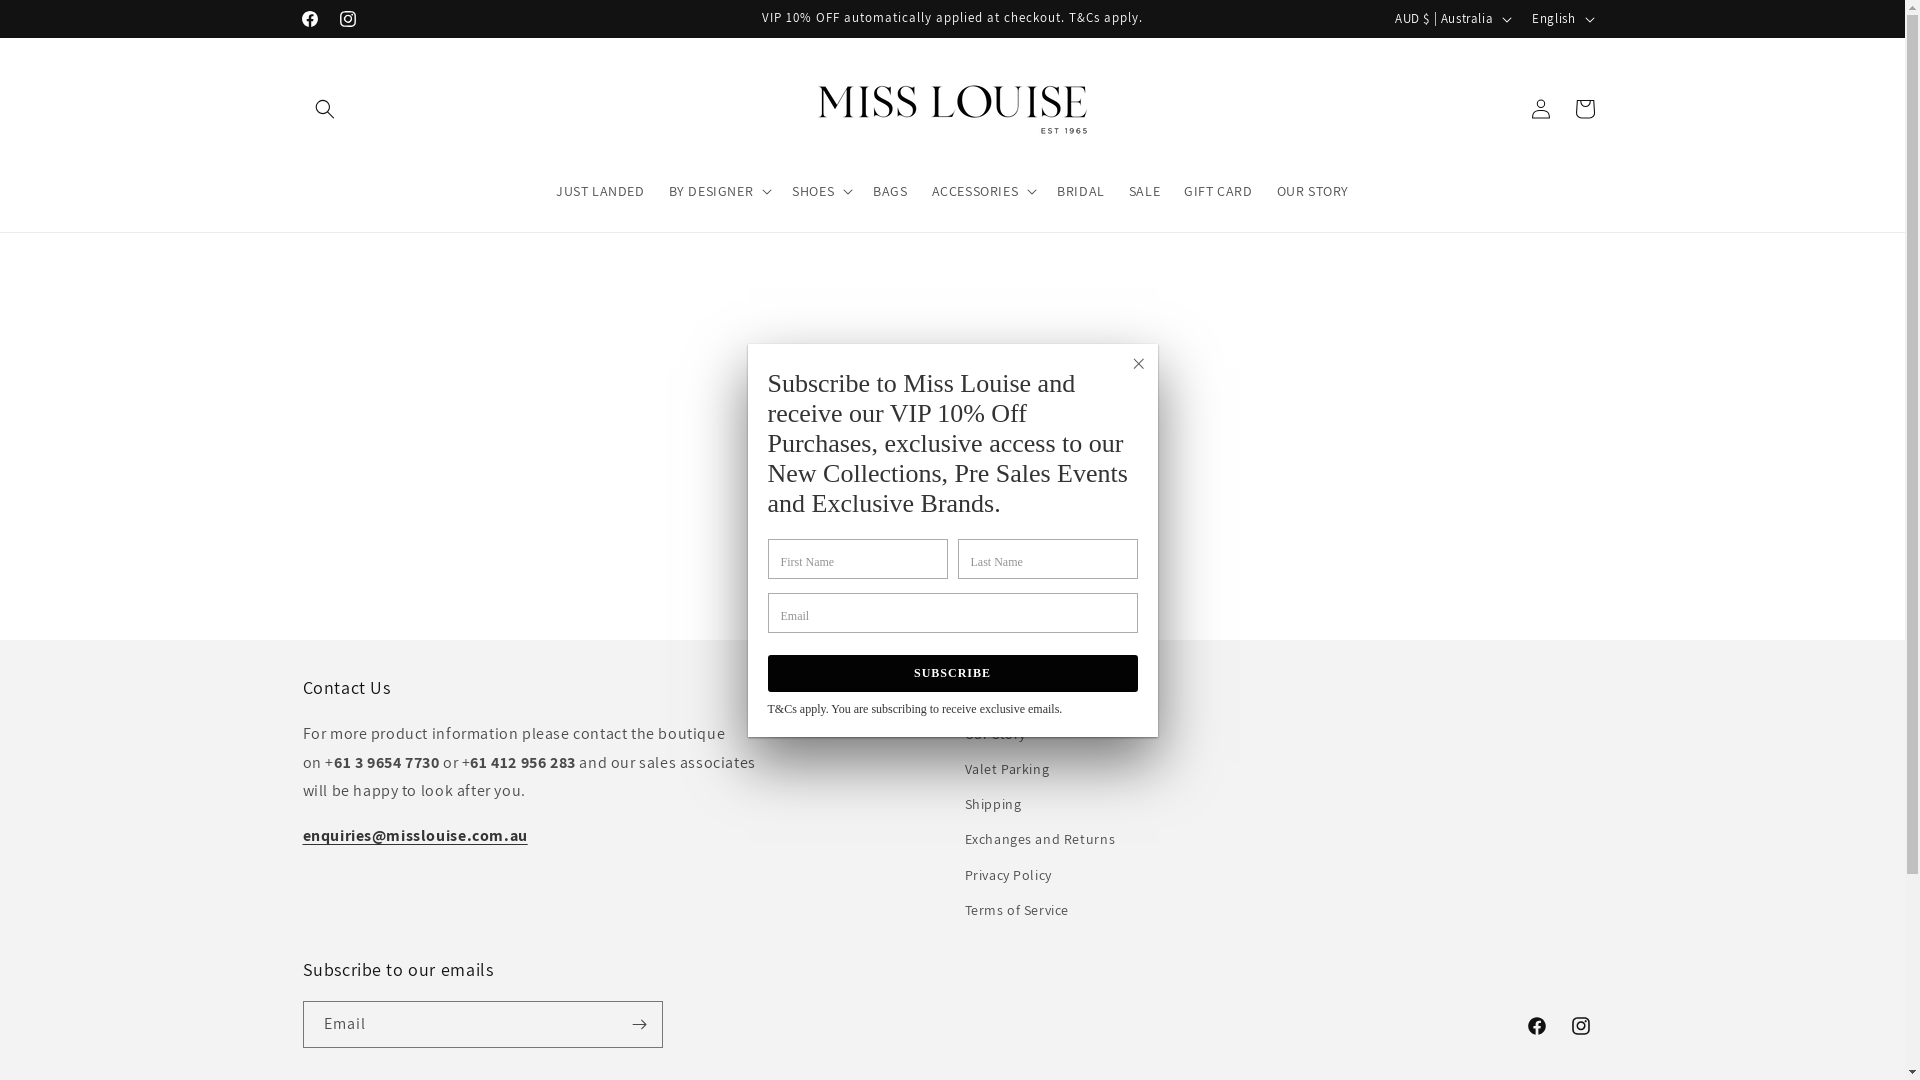 Image resolution: width=1920 pixels, height=1080 pixels. What do you see at coordinates (1313, 191) in the screenshot?
I see `'OUR STORY'` at bounding box center [1313, 191].